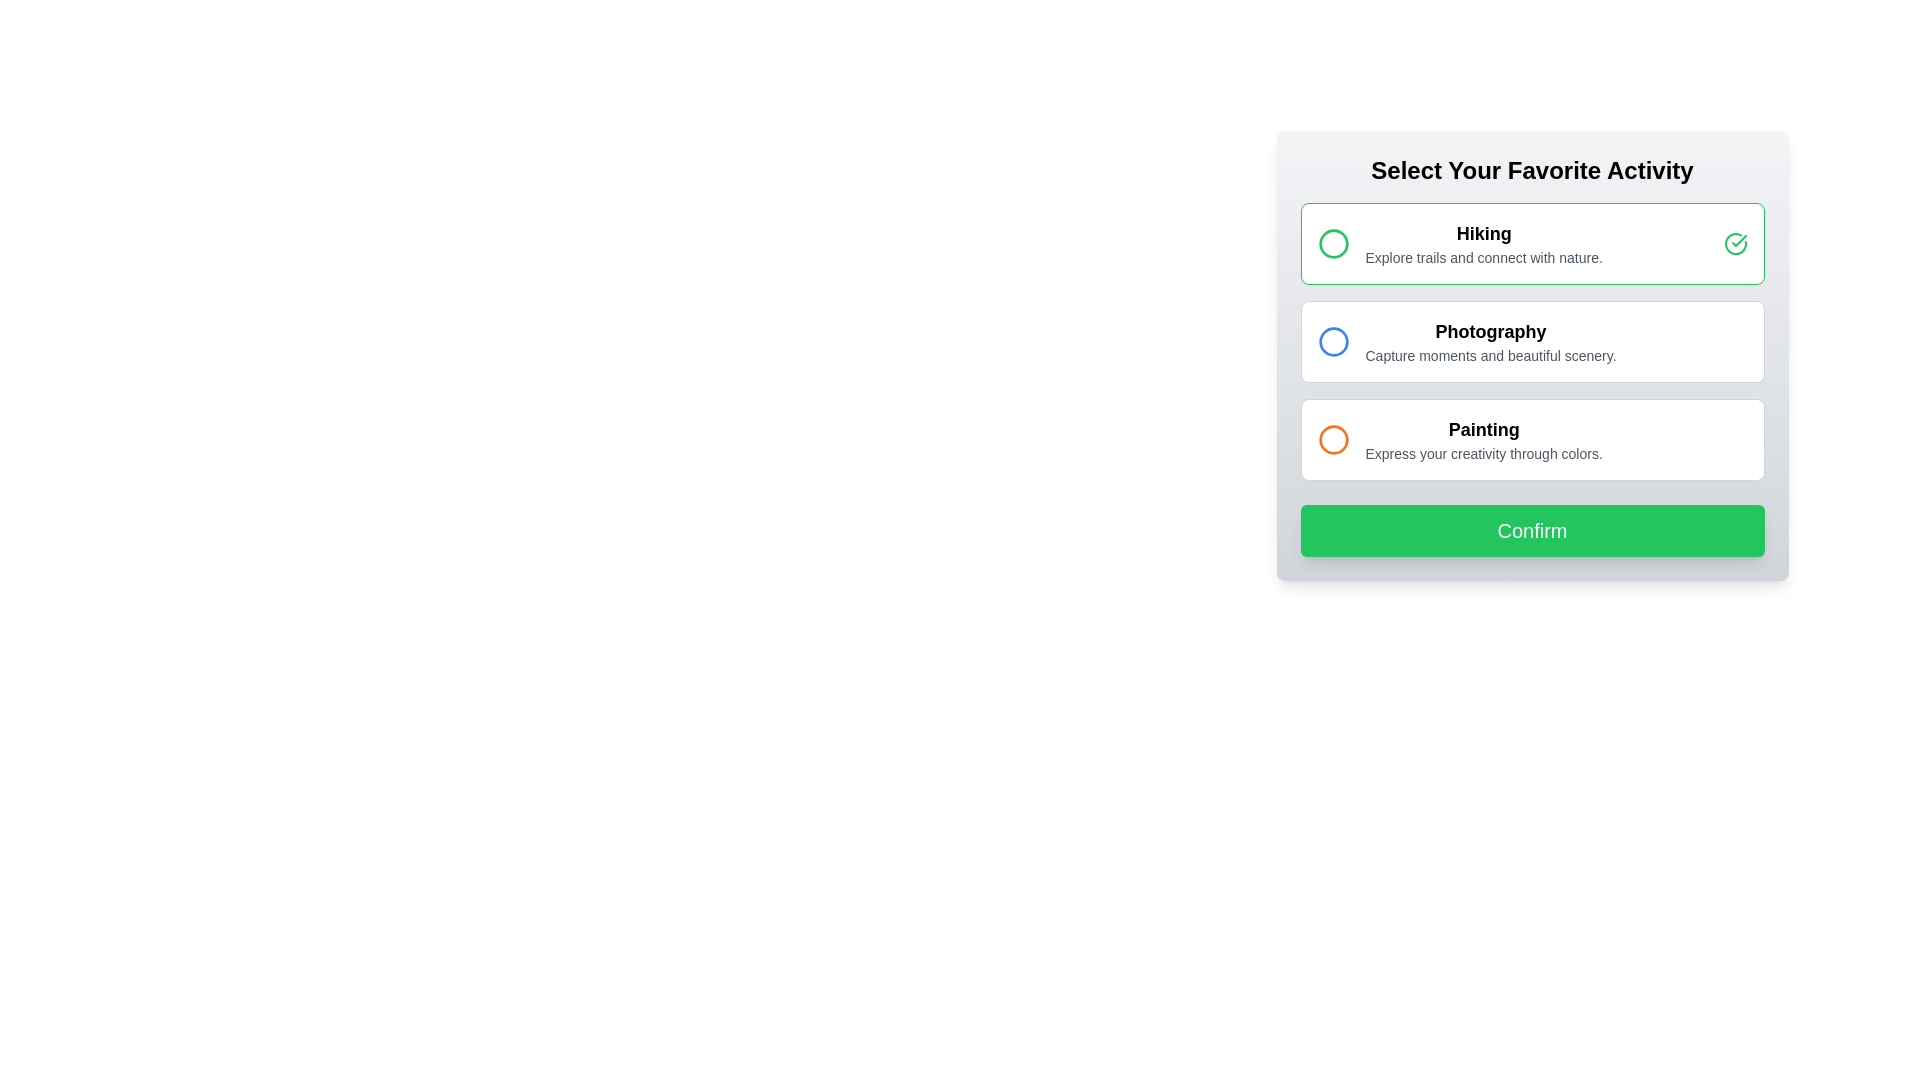  I want to click on the text label displaying 'Hiking' which is a large and bold heading in the upper section of the activity list, so click(1484, 233).